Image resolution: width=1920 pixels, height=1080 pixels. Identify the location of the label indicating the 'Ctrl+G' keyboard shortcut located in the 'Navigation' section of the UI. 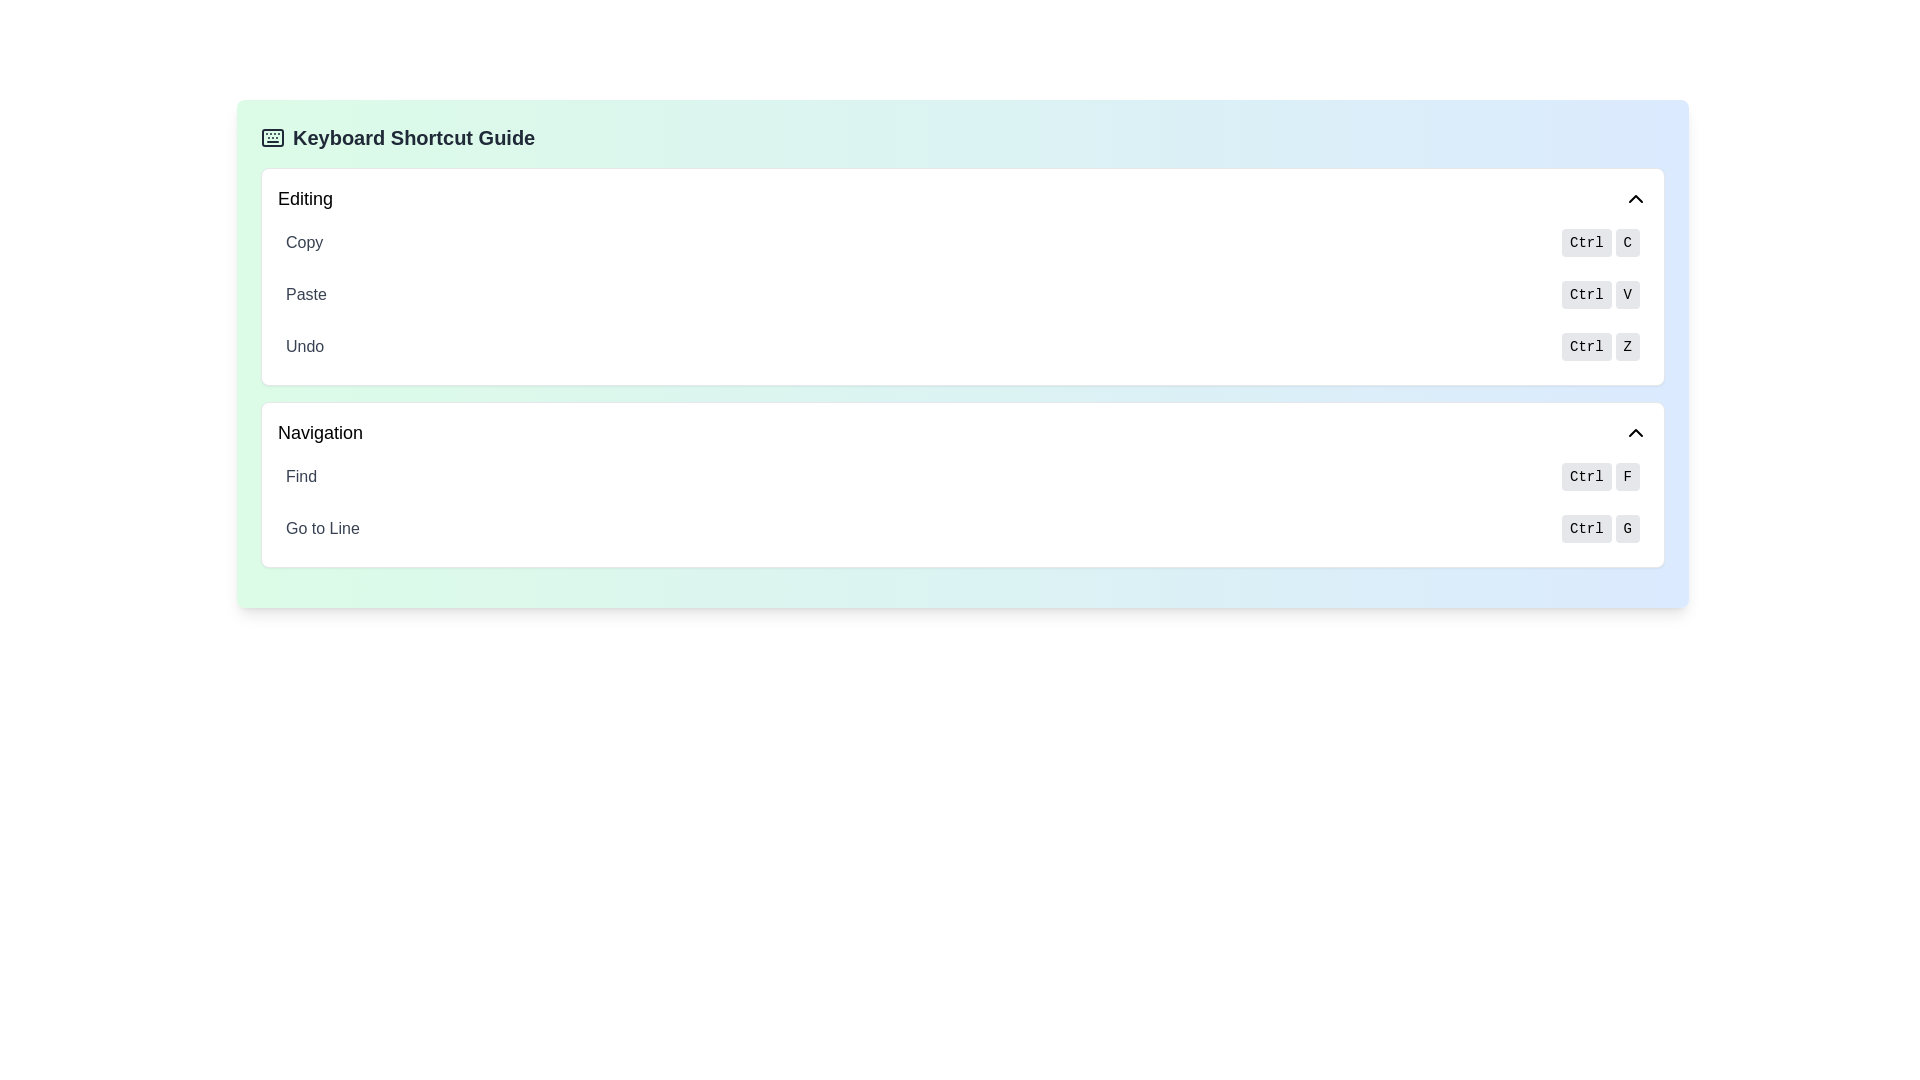
(322, 527).